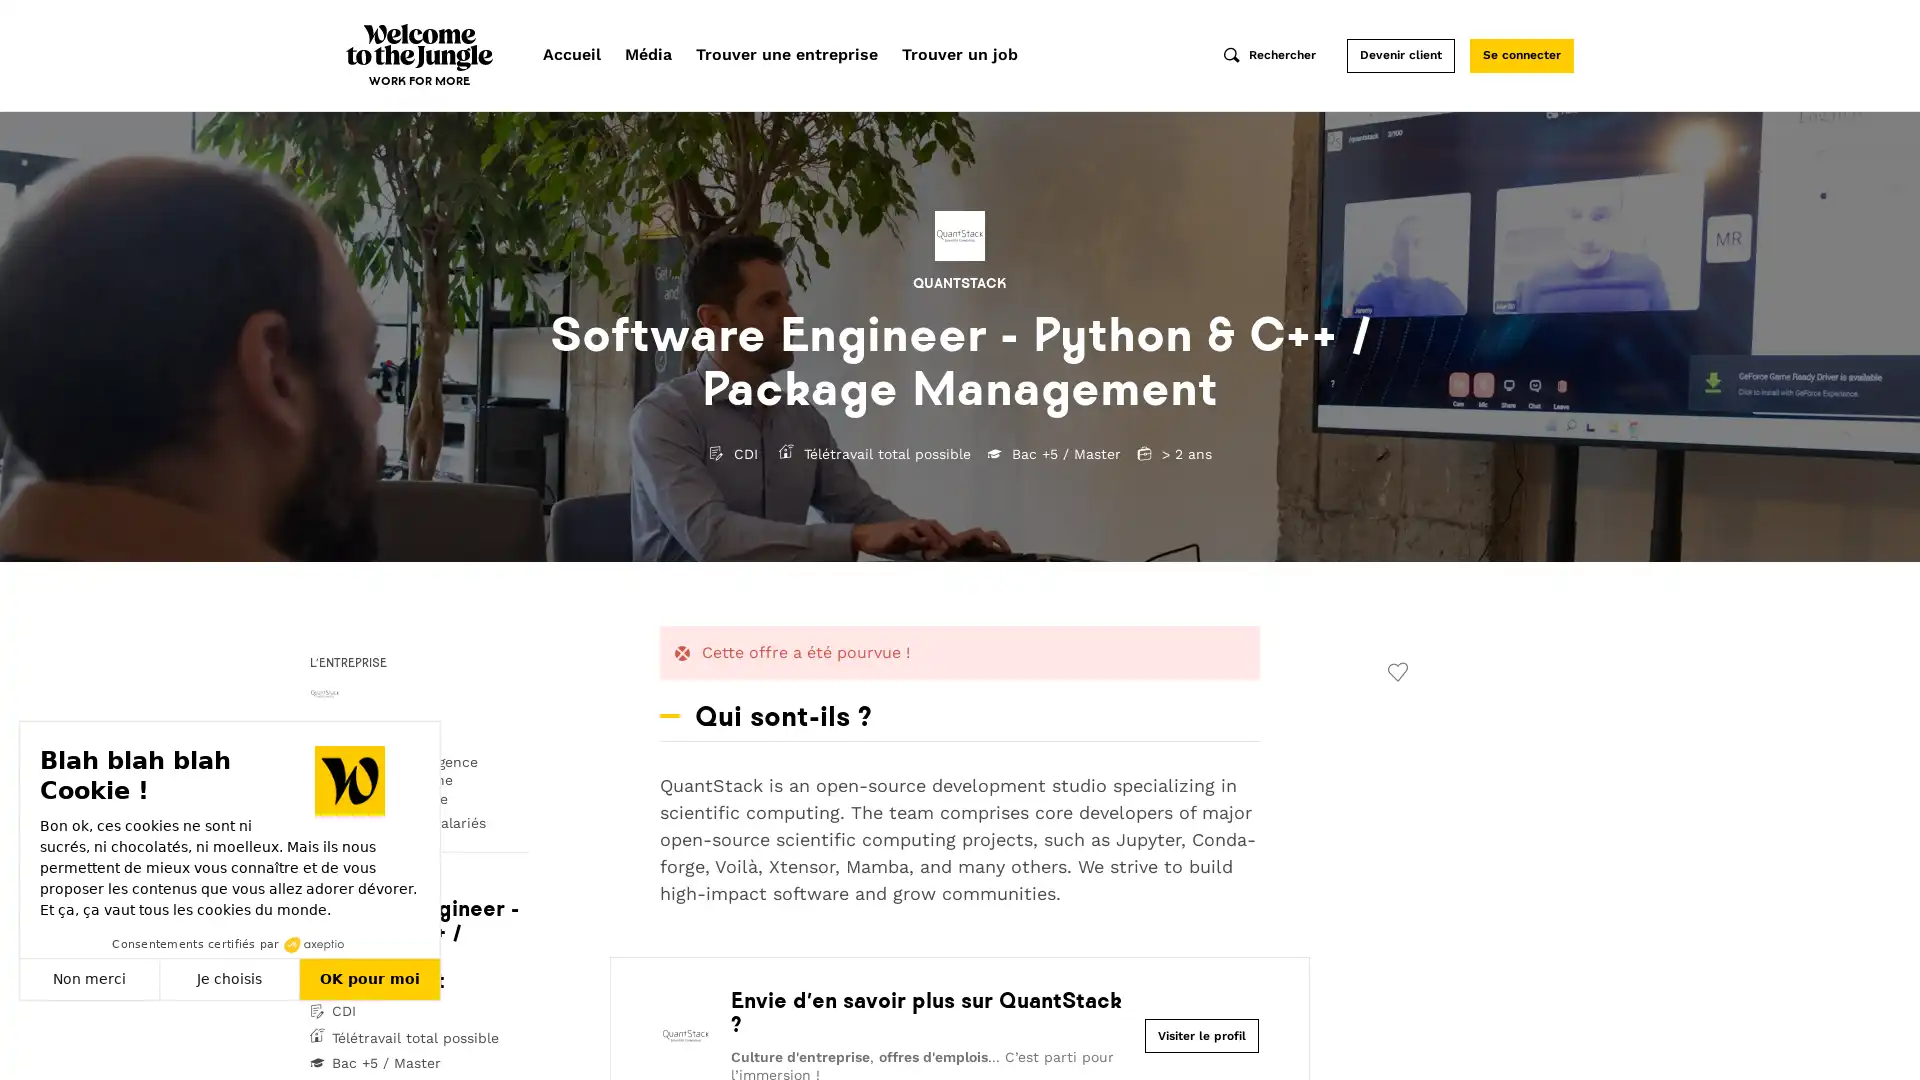  What do you see at coordinates (369, 978) in the screenshot?
I see `OK pour moi` at bounding box center [369, 978].